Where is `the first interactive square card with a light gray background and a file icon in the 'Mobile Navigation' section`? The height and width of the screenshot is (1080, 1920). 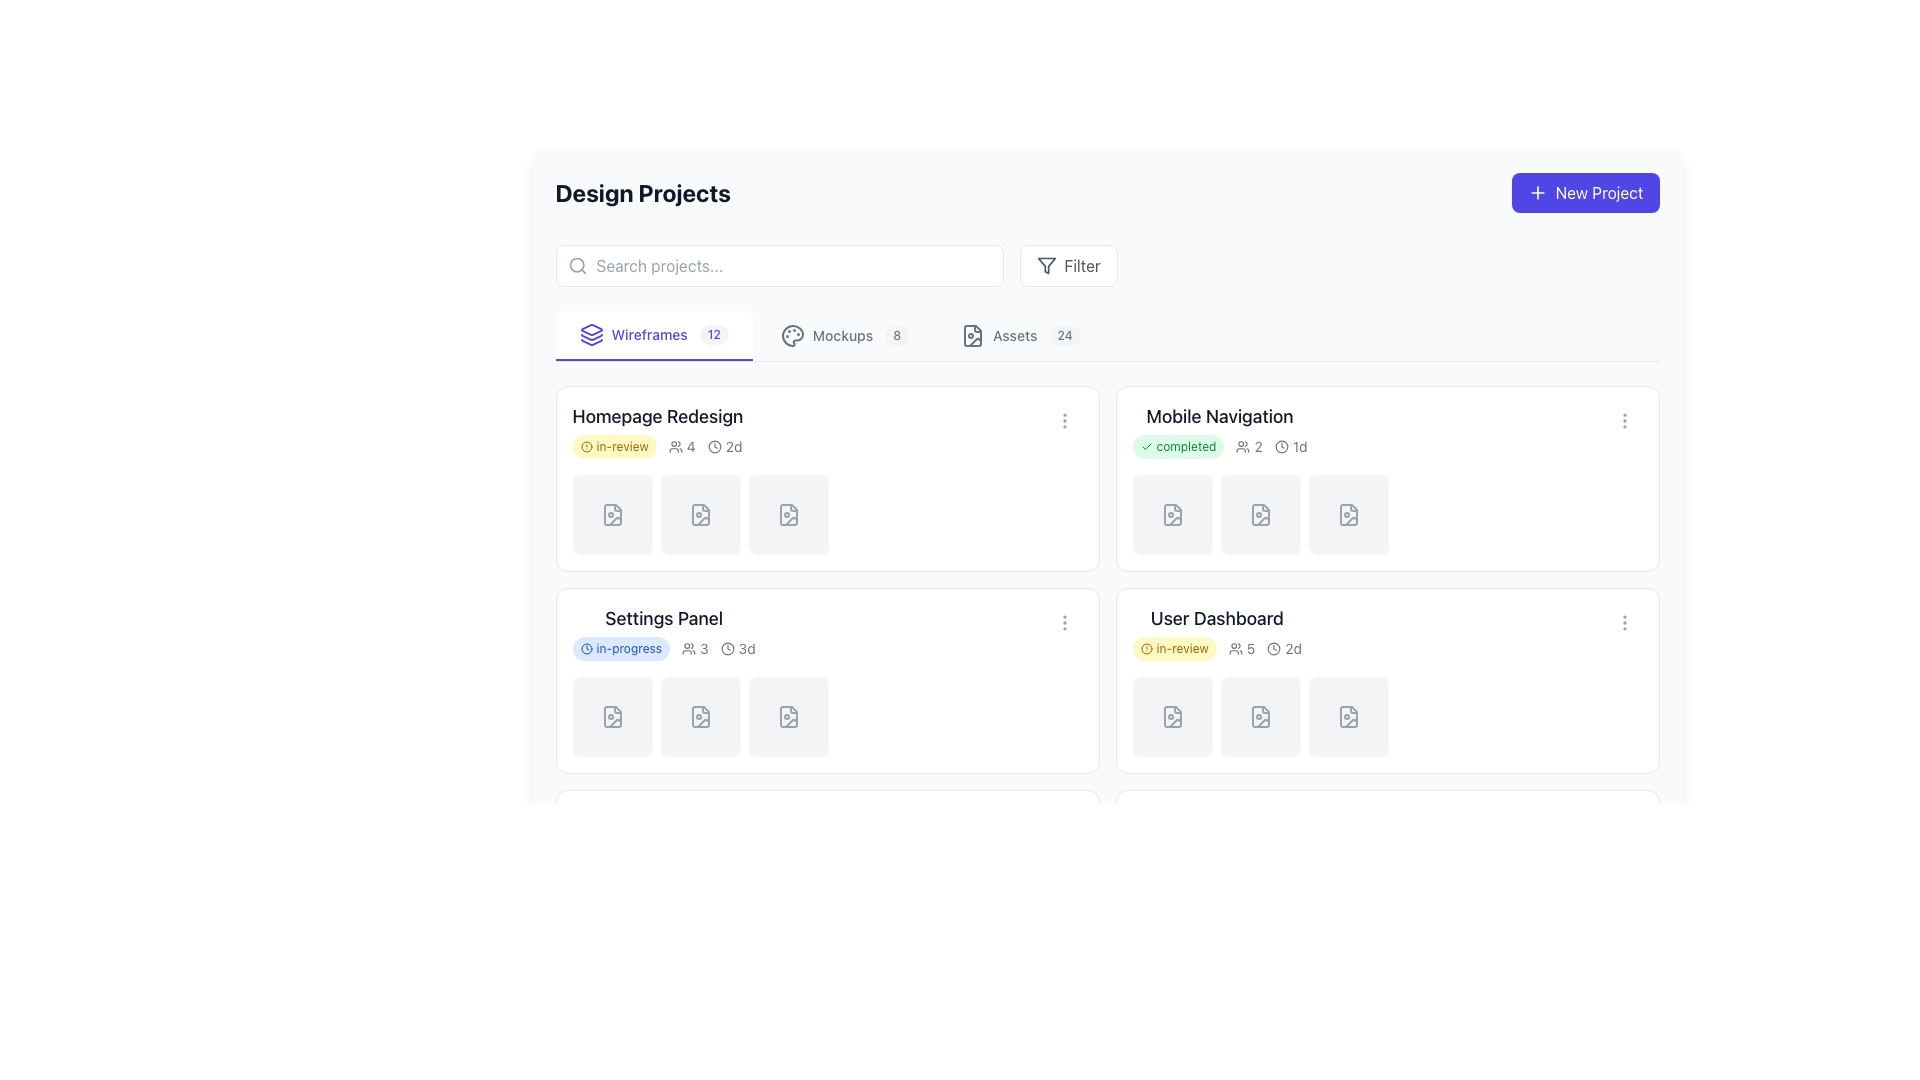 the first interactive square card with a light gray background and a file icon in the 'Mobile Navigation' section is located at coordinates (1172, 514).